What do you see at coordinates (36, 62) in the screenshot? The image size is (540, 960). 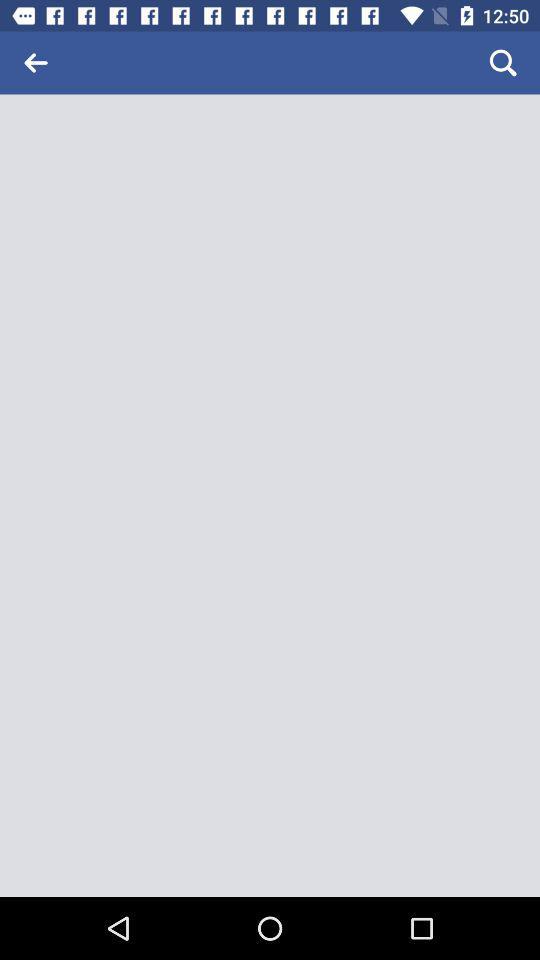 I see `item at the top left corner` at bounding box center [36, 62].